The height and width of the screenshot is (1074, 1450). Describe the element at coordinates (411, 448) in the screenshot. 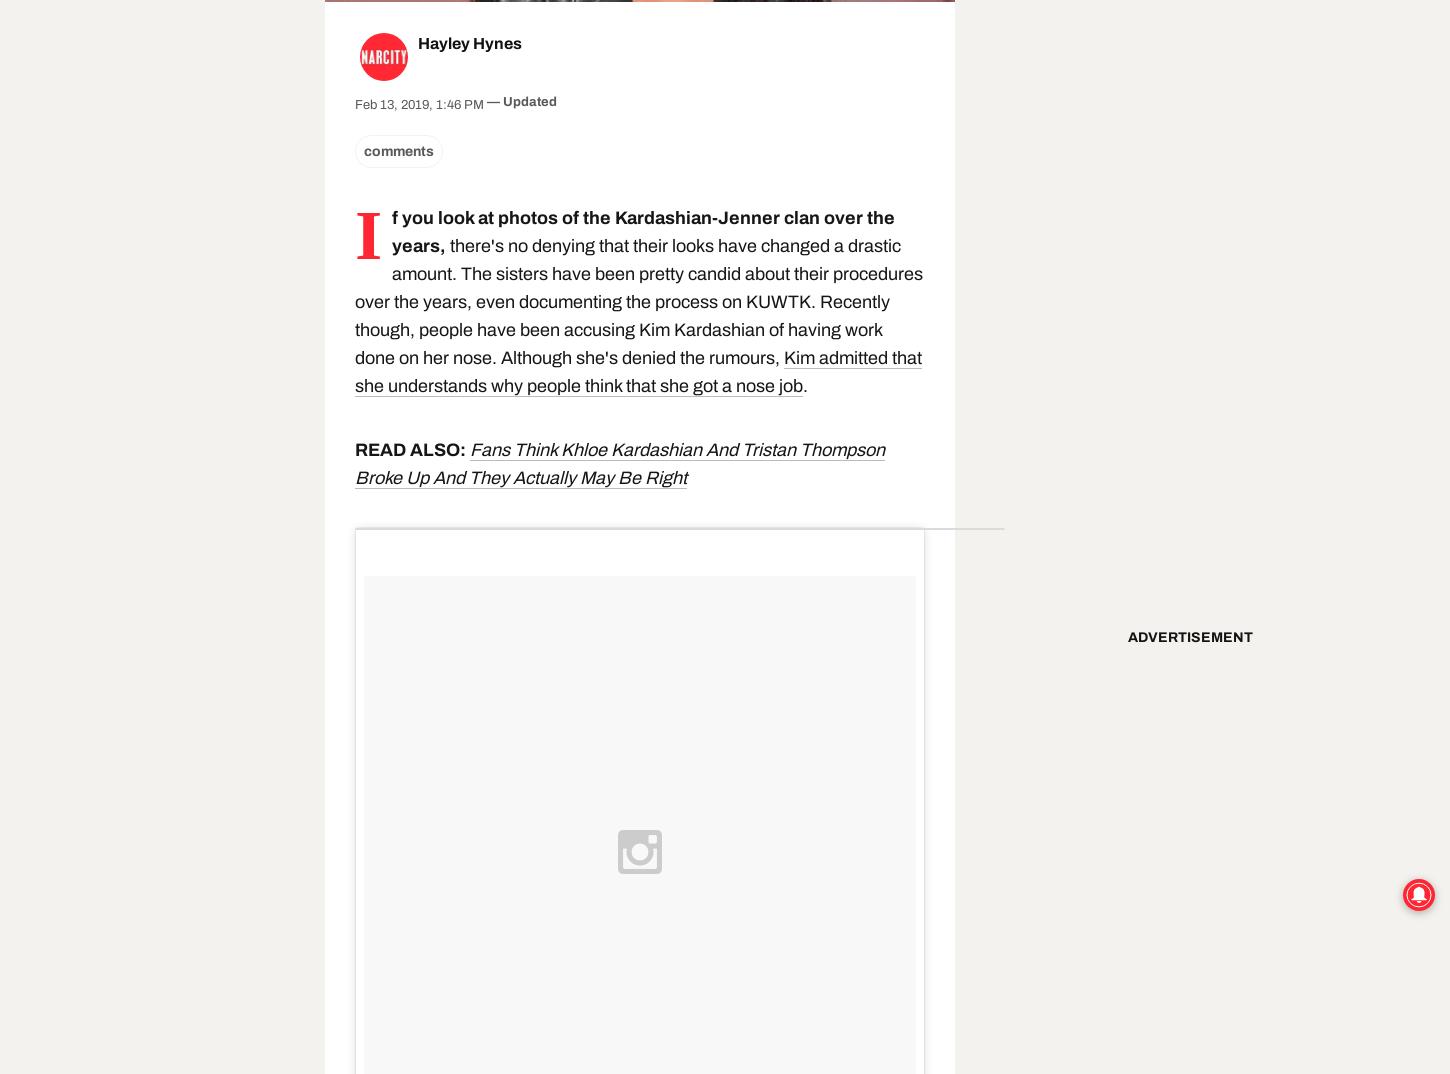

I see `'READ ALSO:'` at that location.